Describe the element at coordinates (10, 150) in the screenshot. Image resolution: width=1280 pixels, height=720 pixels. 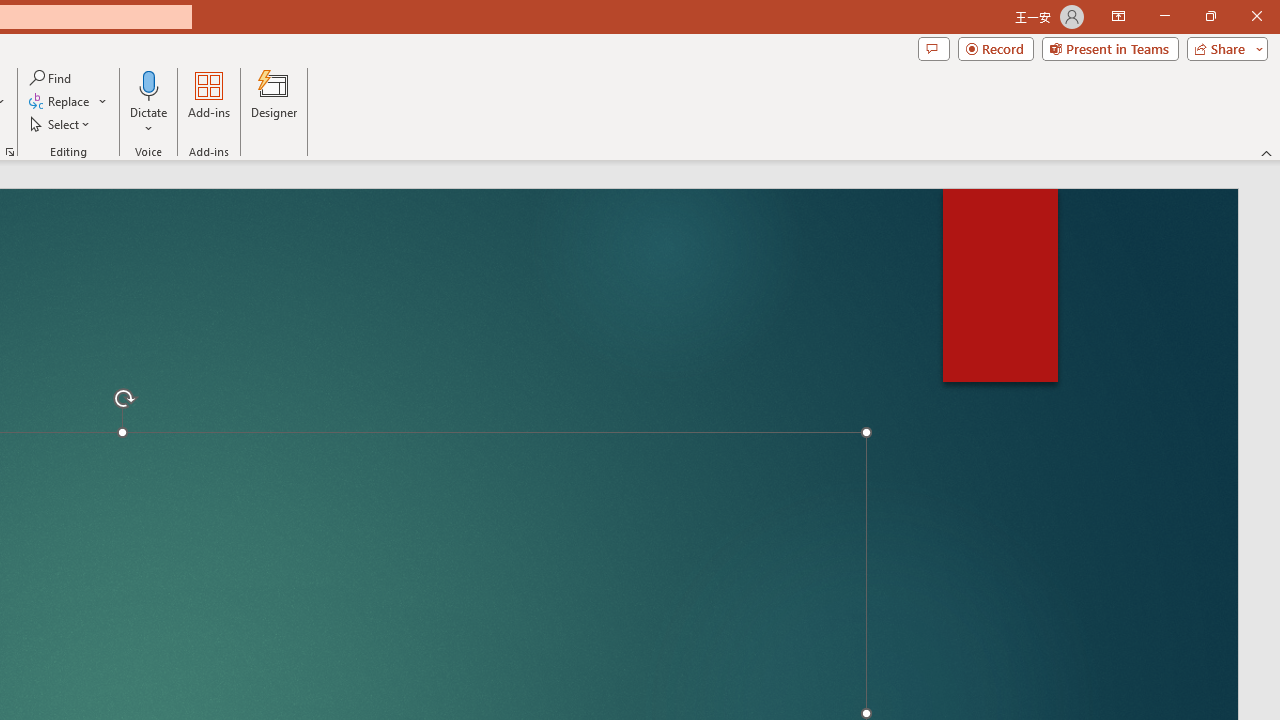
I see `'Format Object...'` at that location.